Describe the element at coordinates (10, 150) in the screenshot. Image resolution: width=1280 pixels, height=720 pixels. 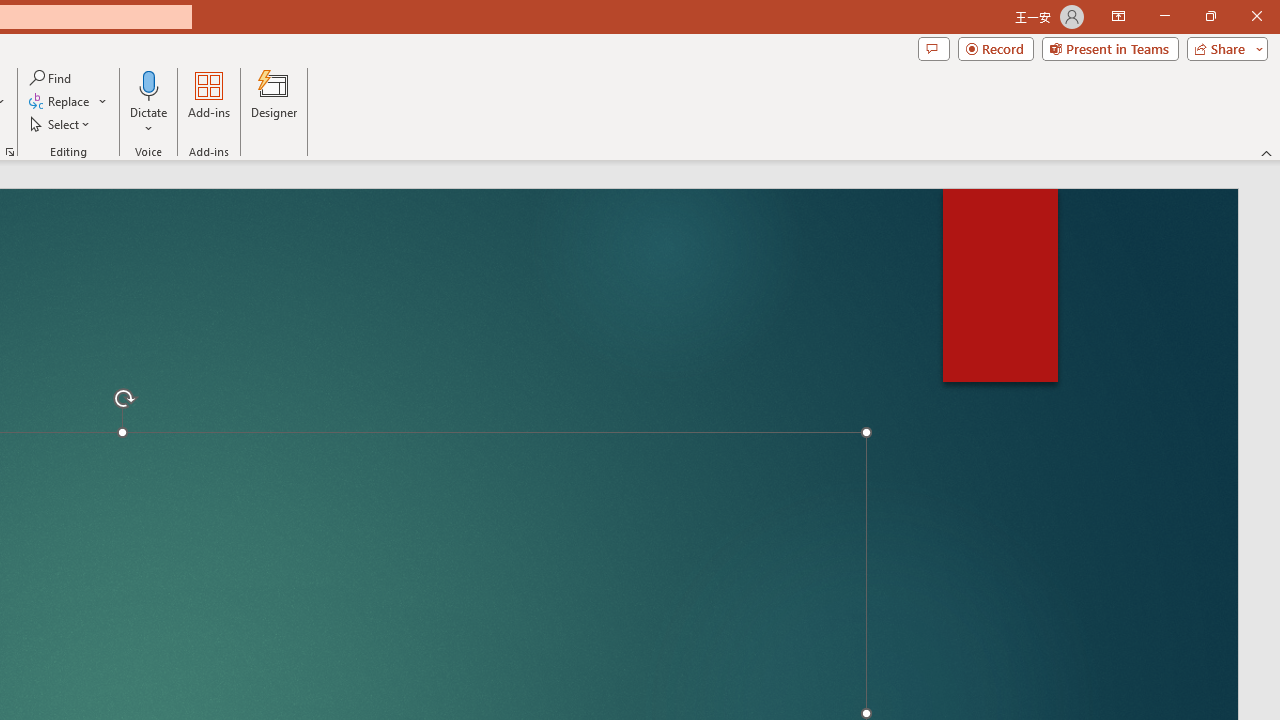
I see `'Format Object...'` at that location.